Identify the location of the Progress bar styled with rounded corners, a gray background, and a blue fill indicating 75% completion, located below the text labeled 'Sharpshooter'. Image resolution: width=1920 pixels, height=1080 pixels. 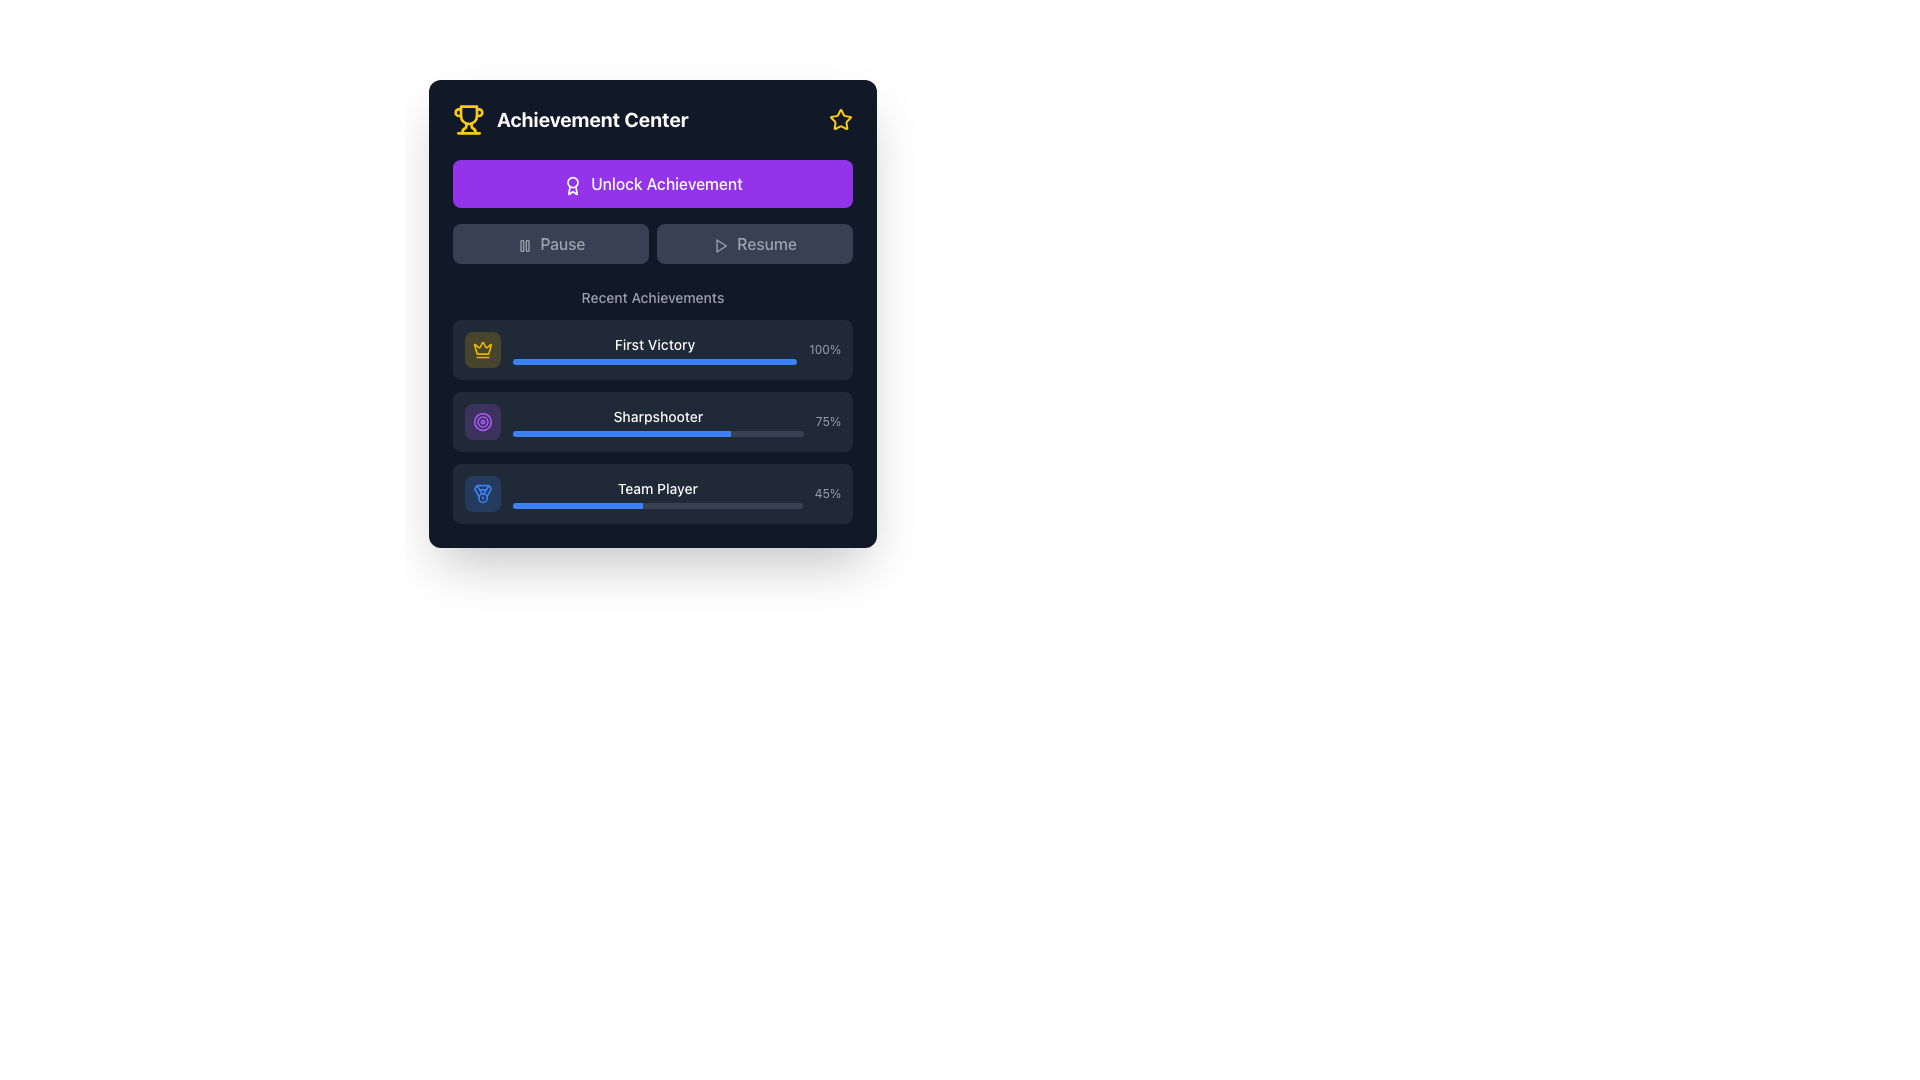
(658, 433).